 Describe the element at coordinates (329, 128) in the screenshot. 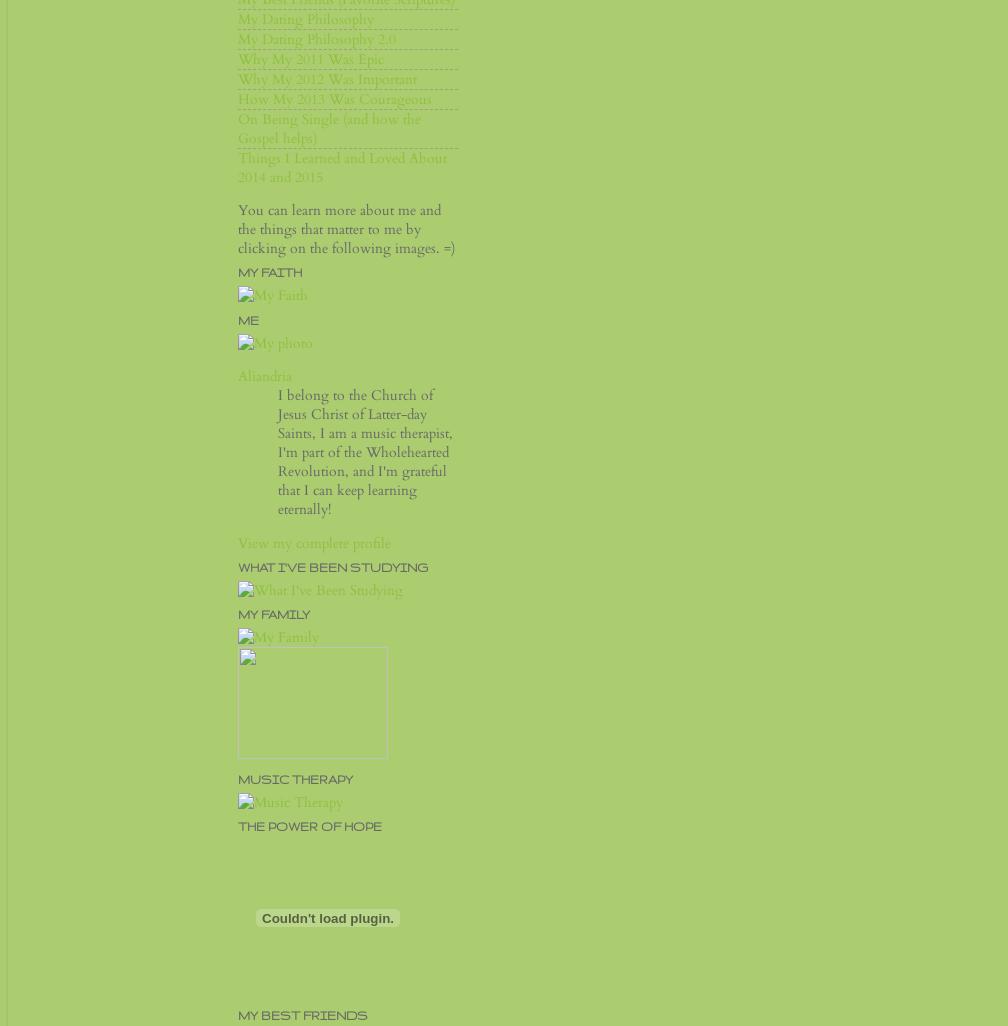

I see `'On Being Single (and how the Gospel helps)'` at that location.